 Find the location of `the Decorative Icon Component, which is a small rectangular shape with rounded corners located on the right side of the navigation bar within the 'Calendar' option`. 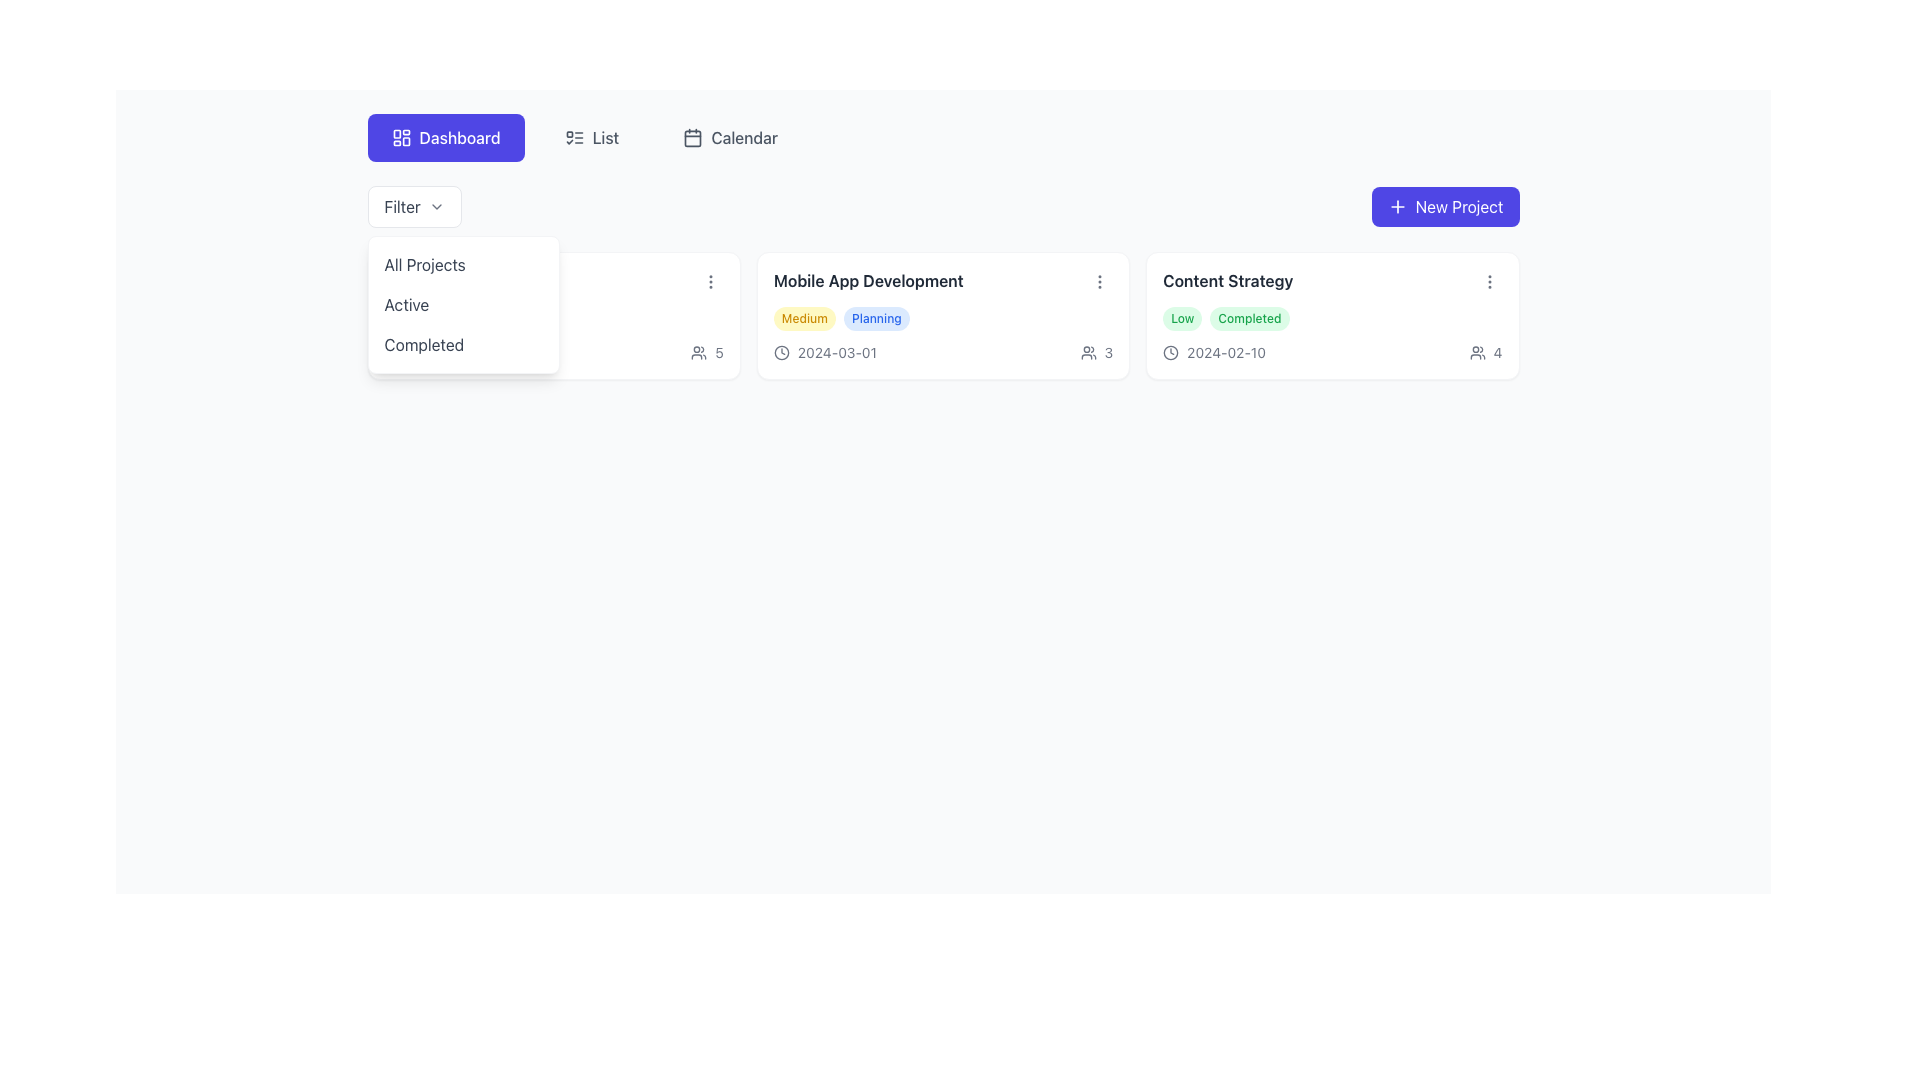

the Decorative Icon Component, which is a small rectangular shape with rounded corners located on the right side of the navigation bar within the 'Calendar' option is located at coordinates (693, 137).